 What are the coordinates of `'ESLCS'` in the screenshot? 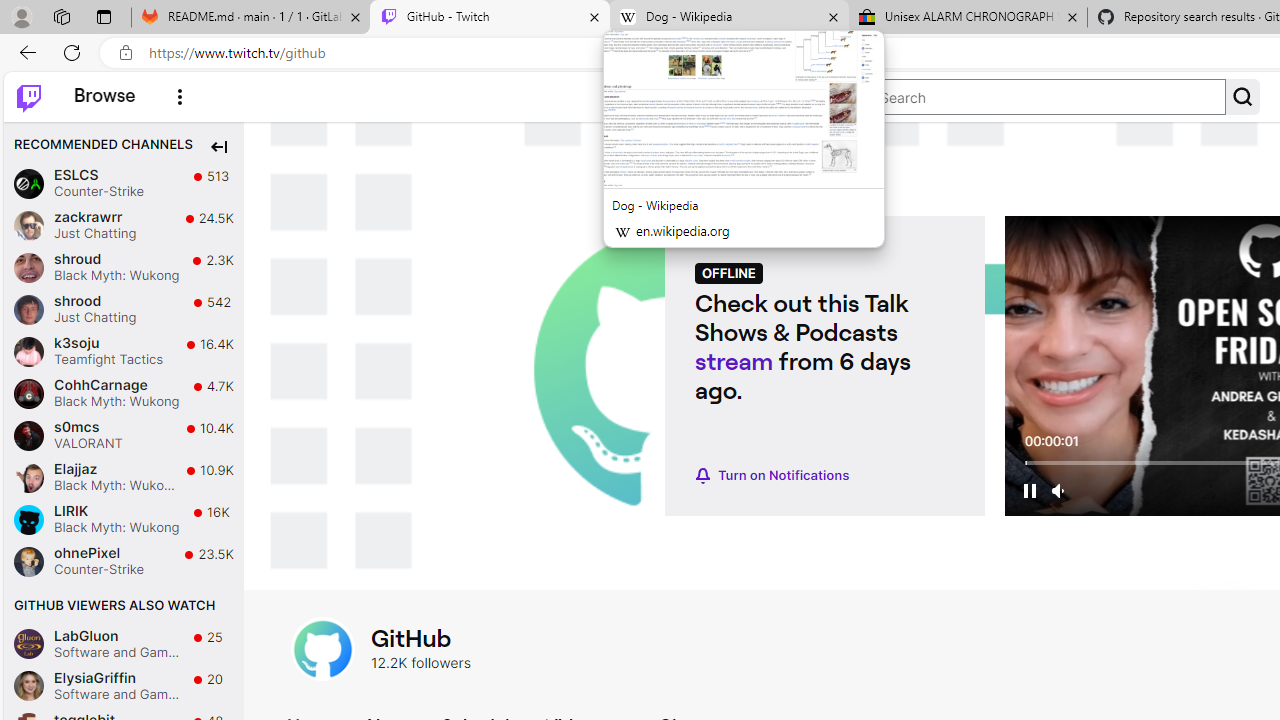 It's located at (28, 183).